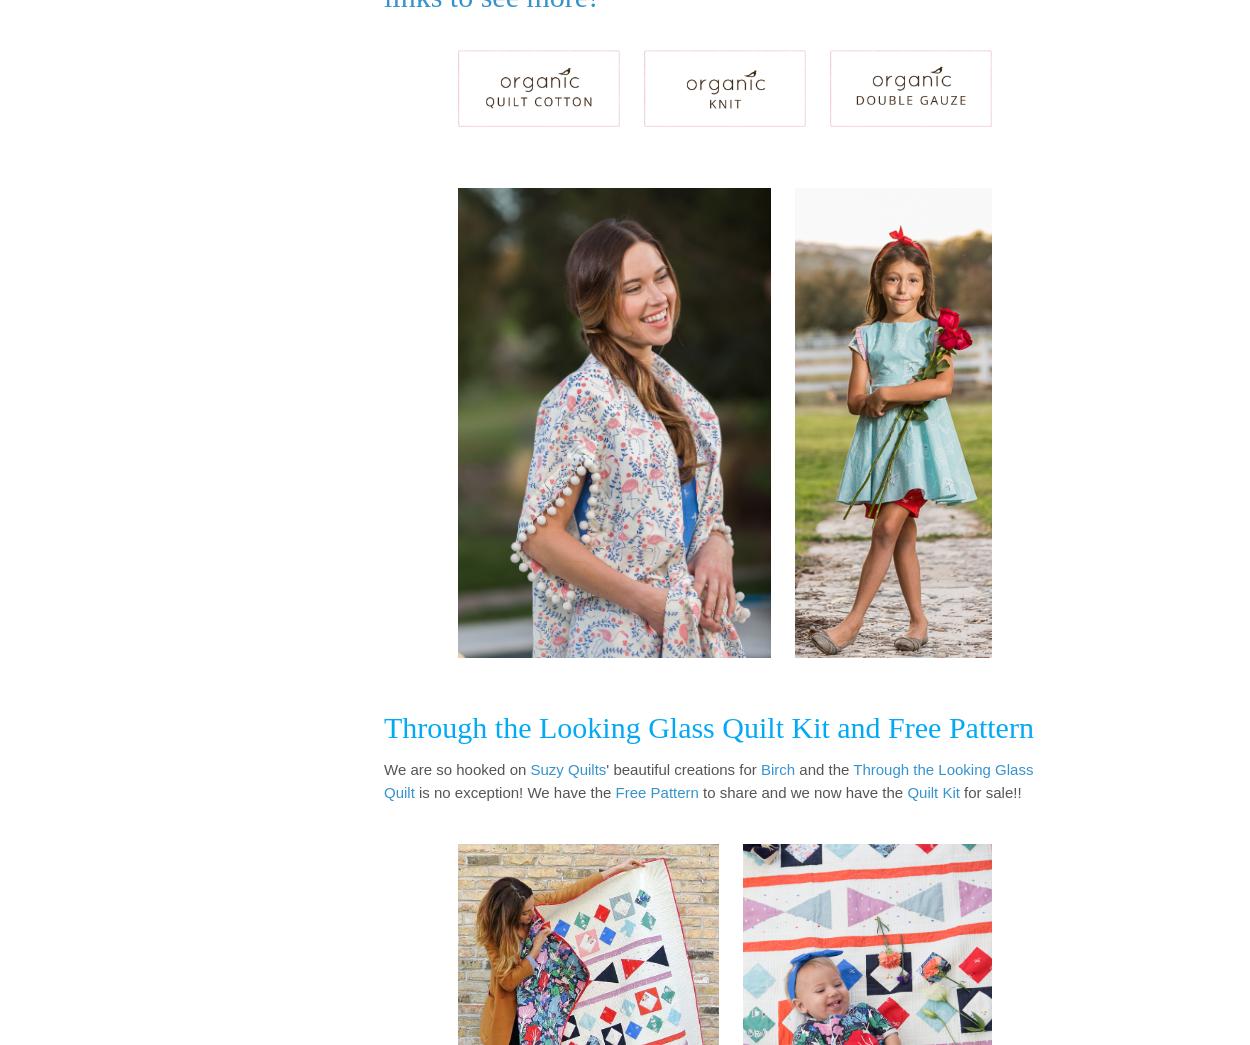 The image size is (1250, 1045). I want to click on 'We are so hooked on', so click(456, 769).